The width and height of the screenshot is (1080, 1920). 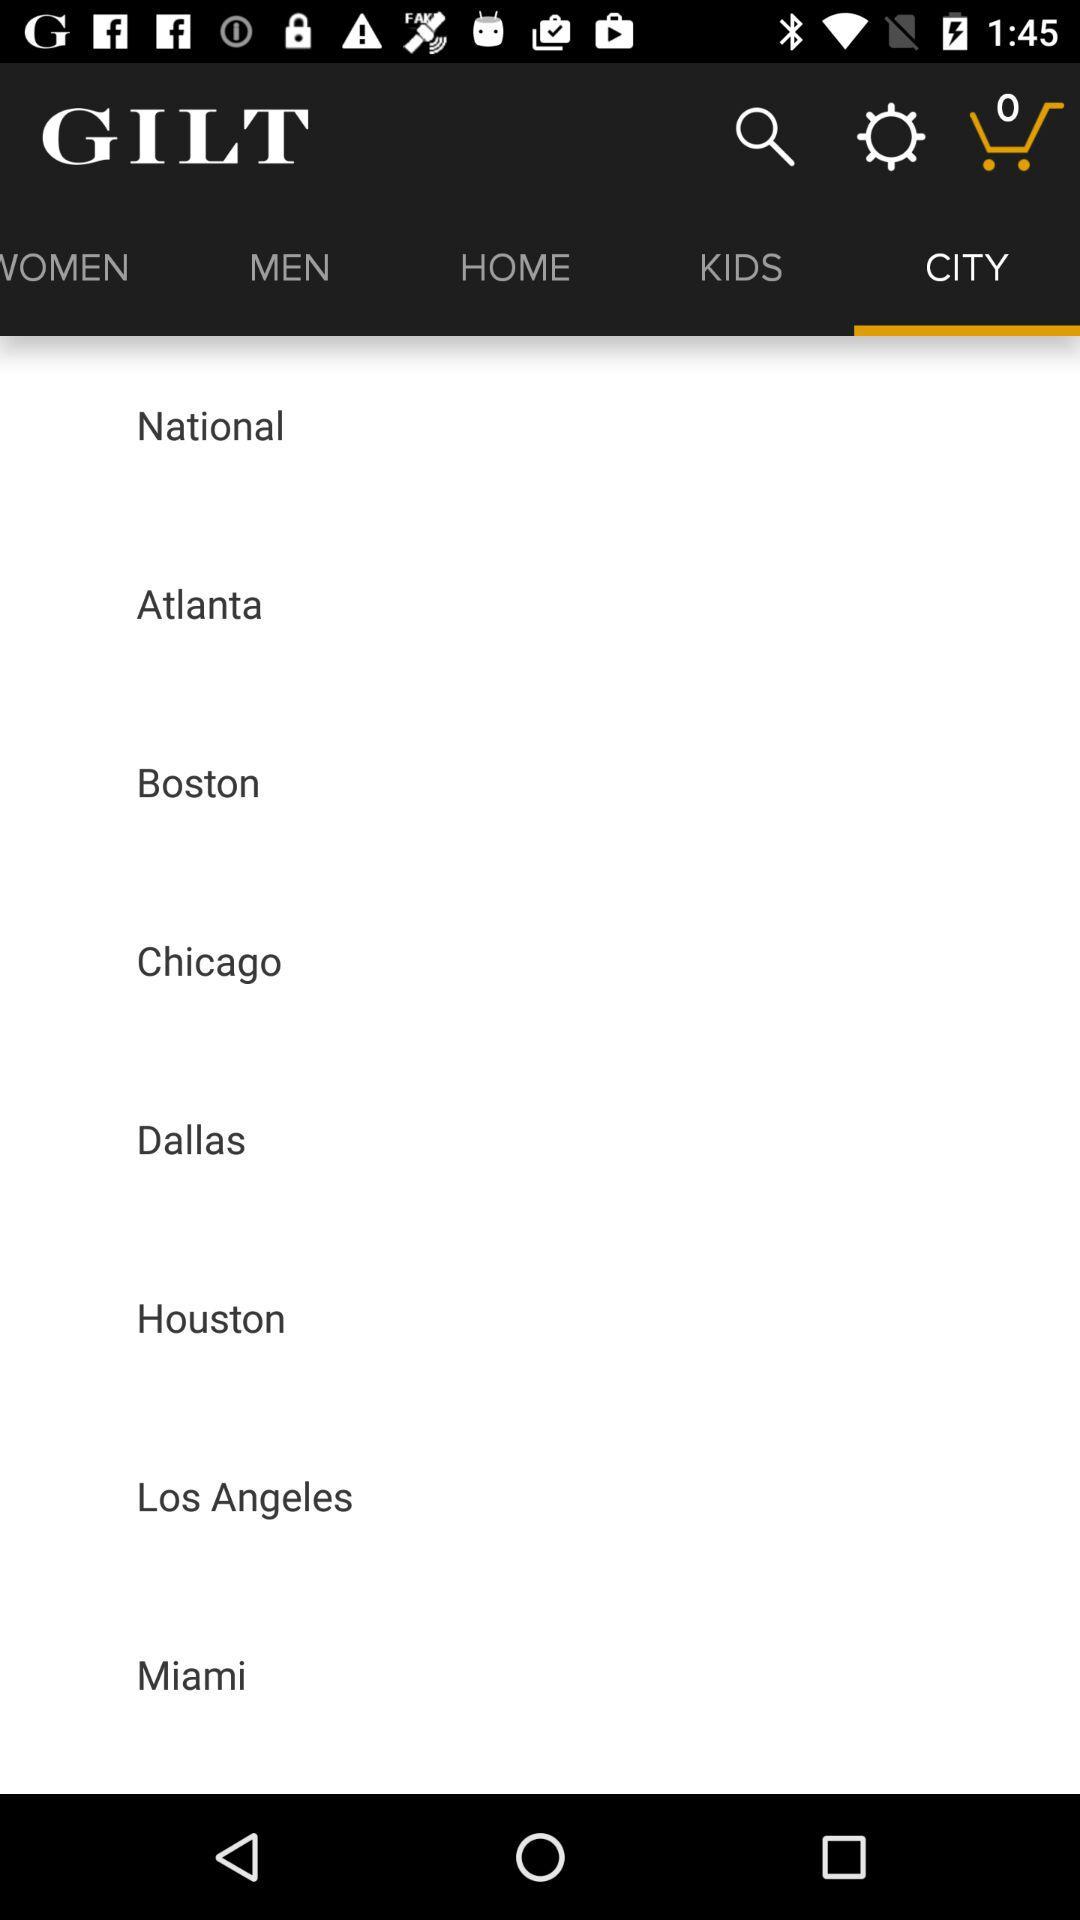 I want to click on icon below dallas app, so click(x=211, y=1317).